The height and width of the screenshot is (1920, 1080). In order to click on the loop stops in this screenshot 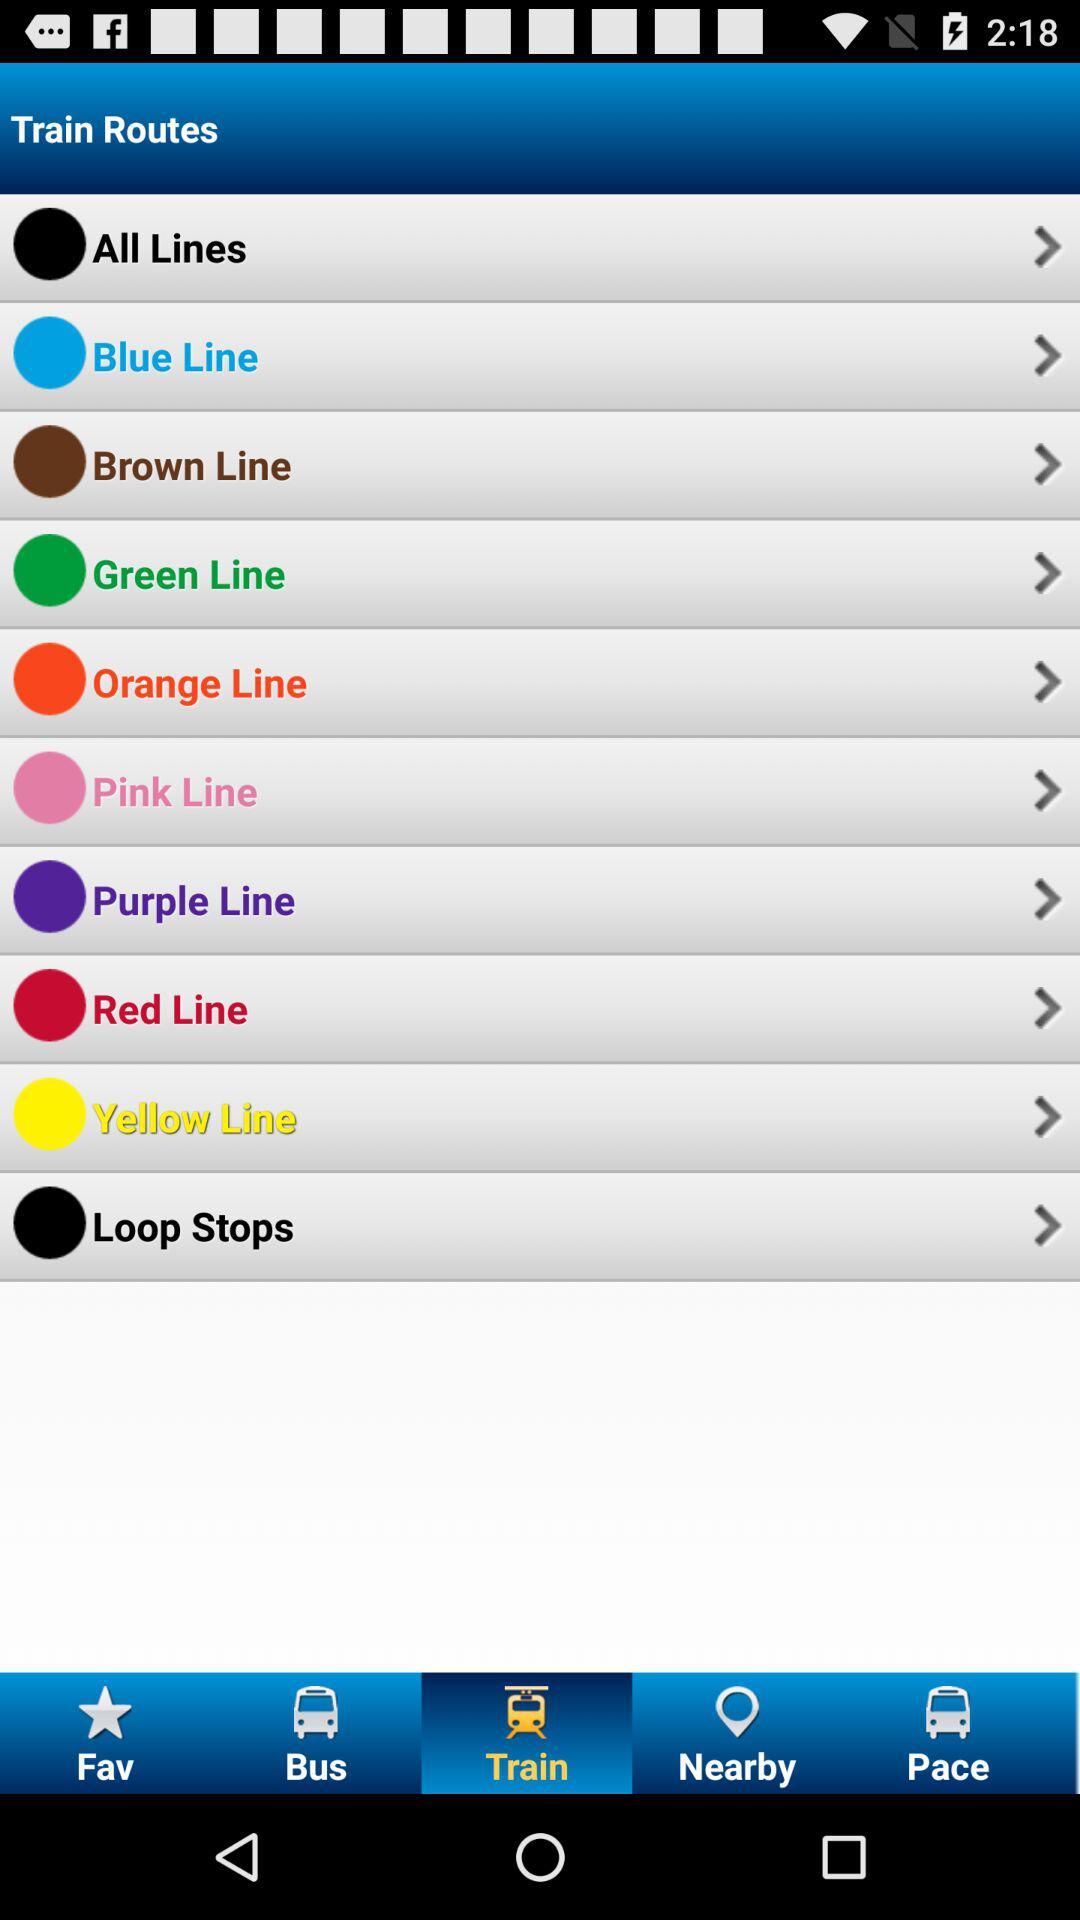, I will do `click(193, 1224)`.